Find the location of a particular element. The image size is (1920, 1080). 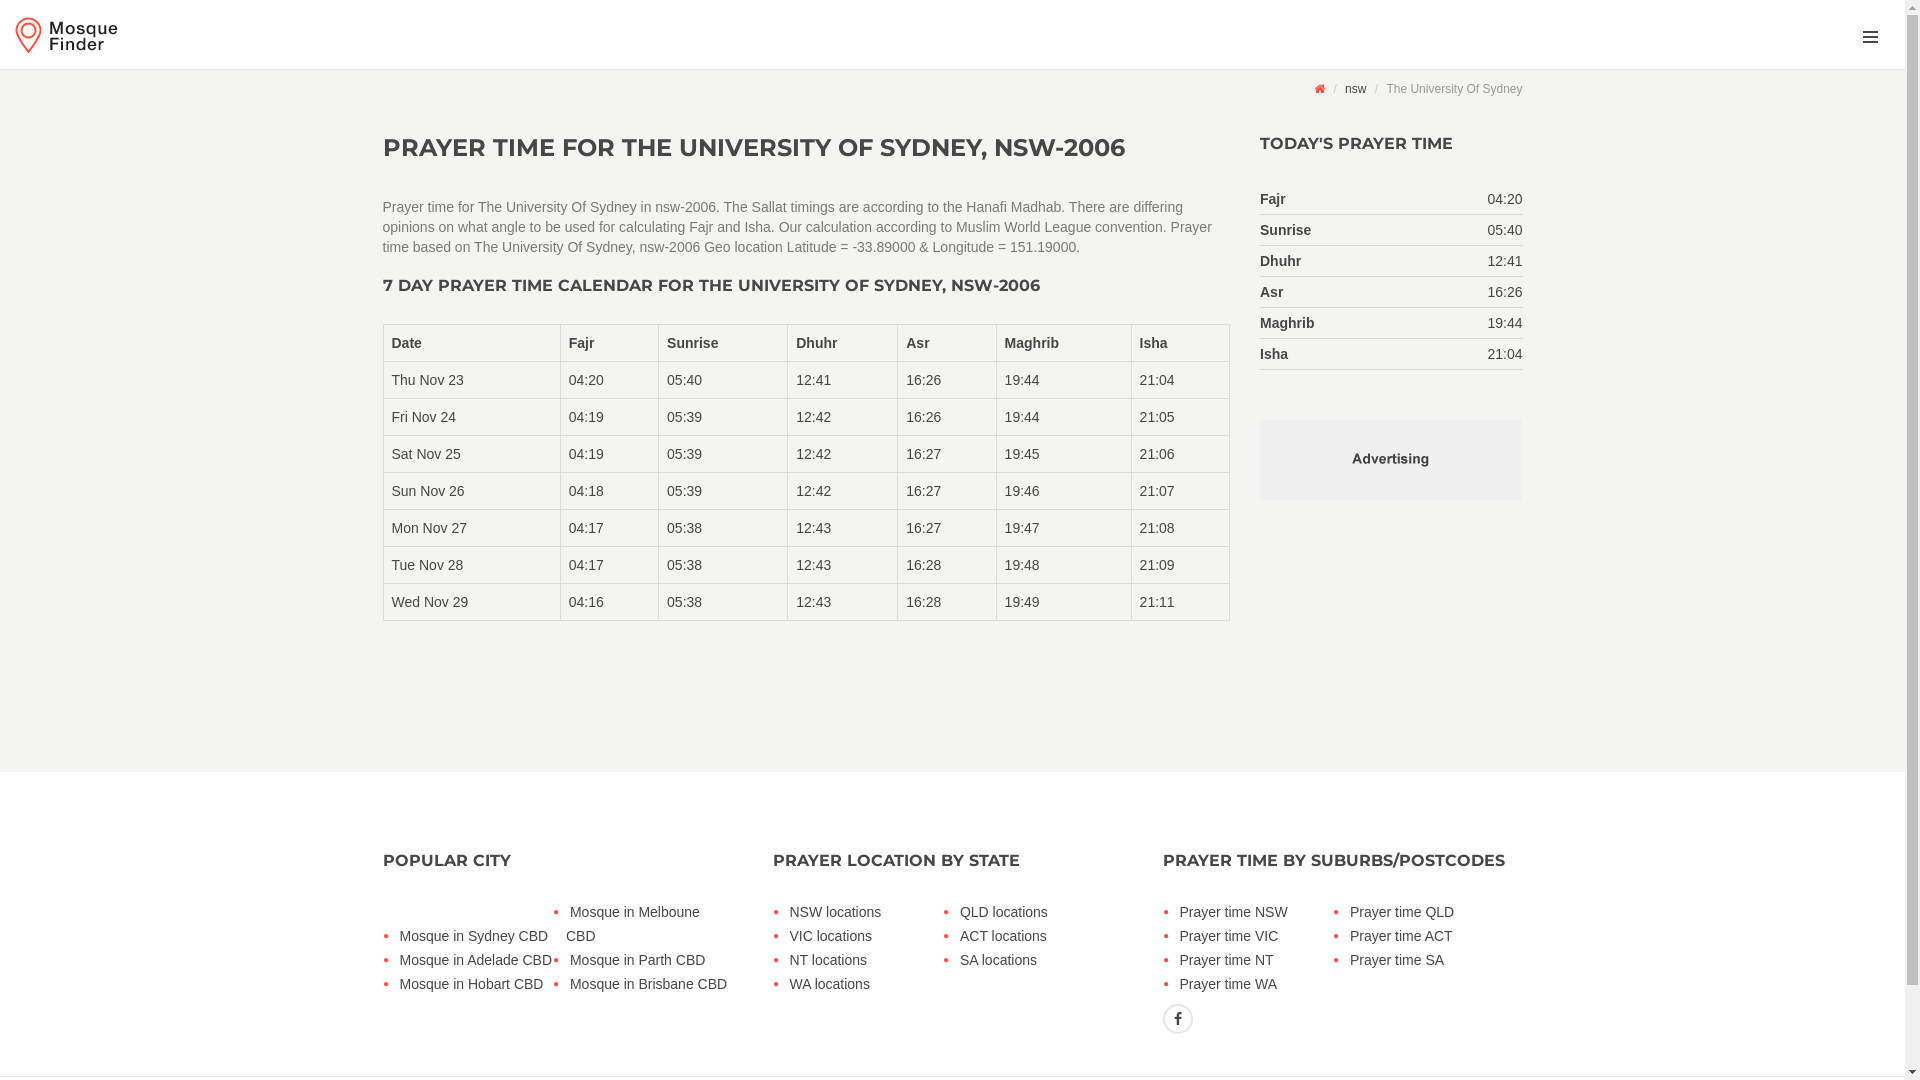

'WA locations' is located at coordinates (869, 982).